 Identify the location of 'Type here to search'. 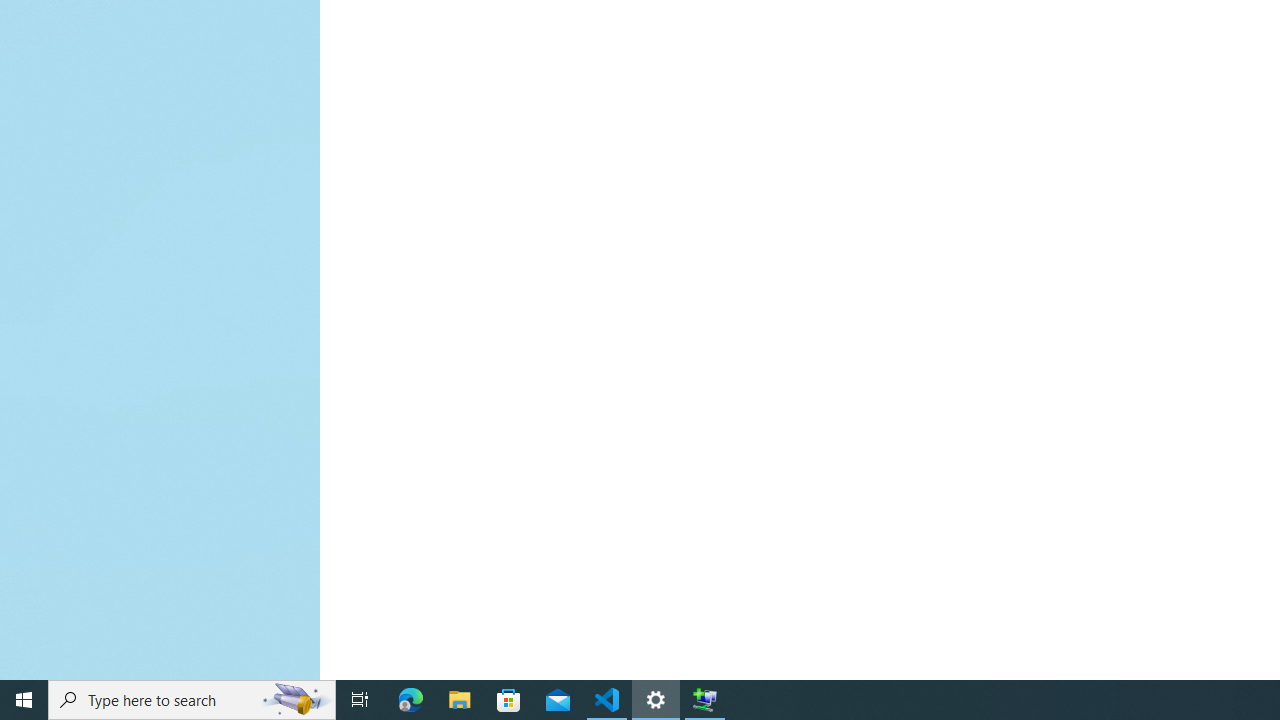
(192, 698).